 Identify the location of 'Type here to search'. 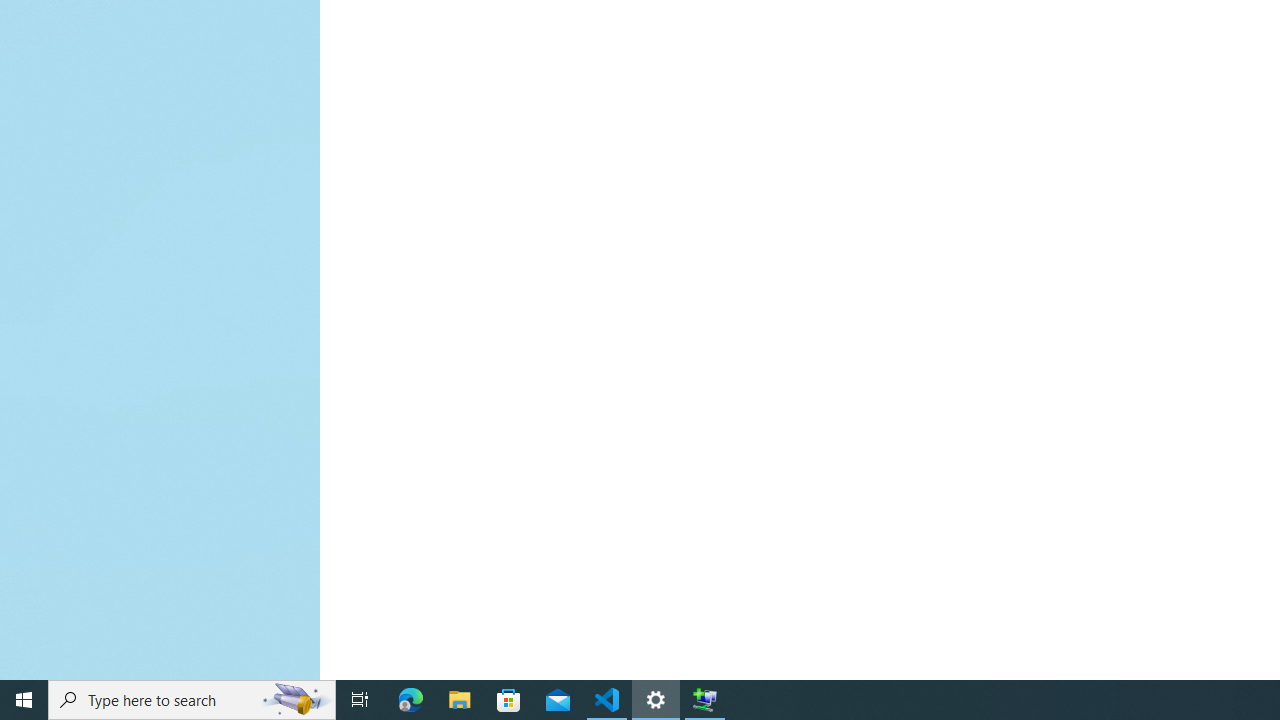
(192, 698).